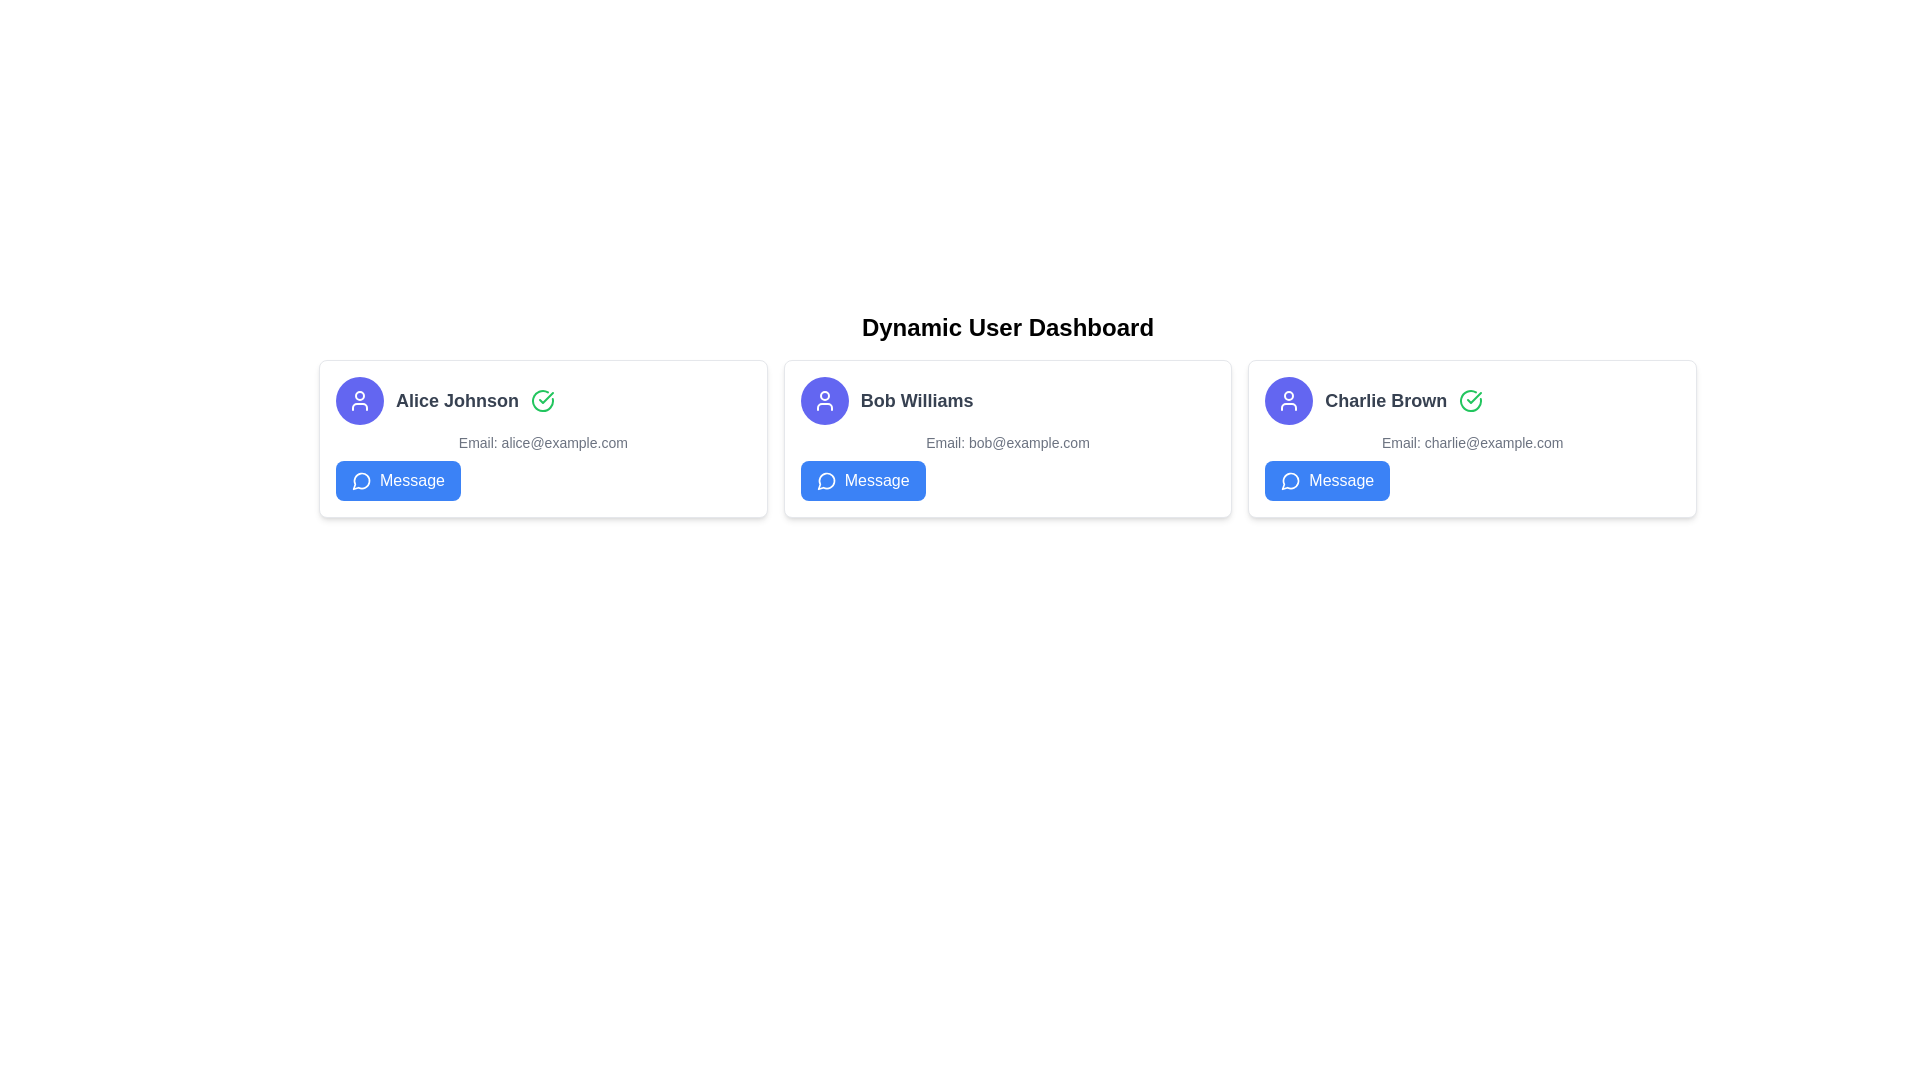 The height and width of the screenshot is (1080, 1920). I want to click on the verification icon indicating that 'Alice Johnson' has been approved, located to the right of her name and slightly above the email and button components, so click(542, 401).